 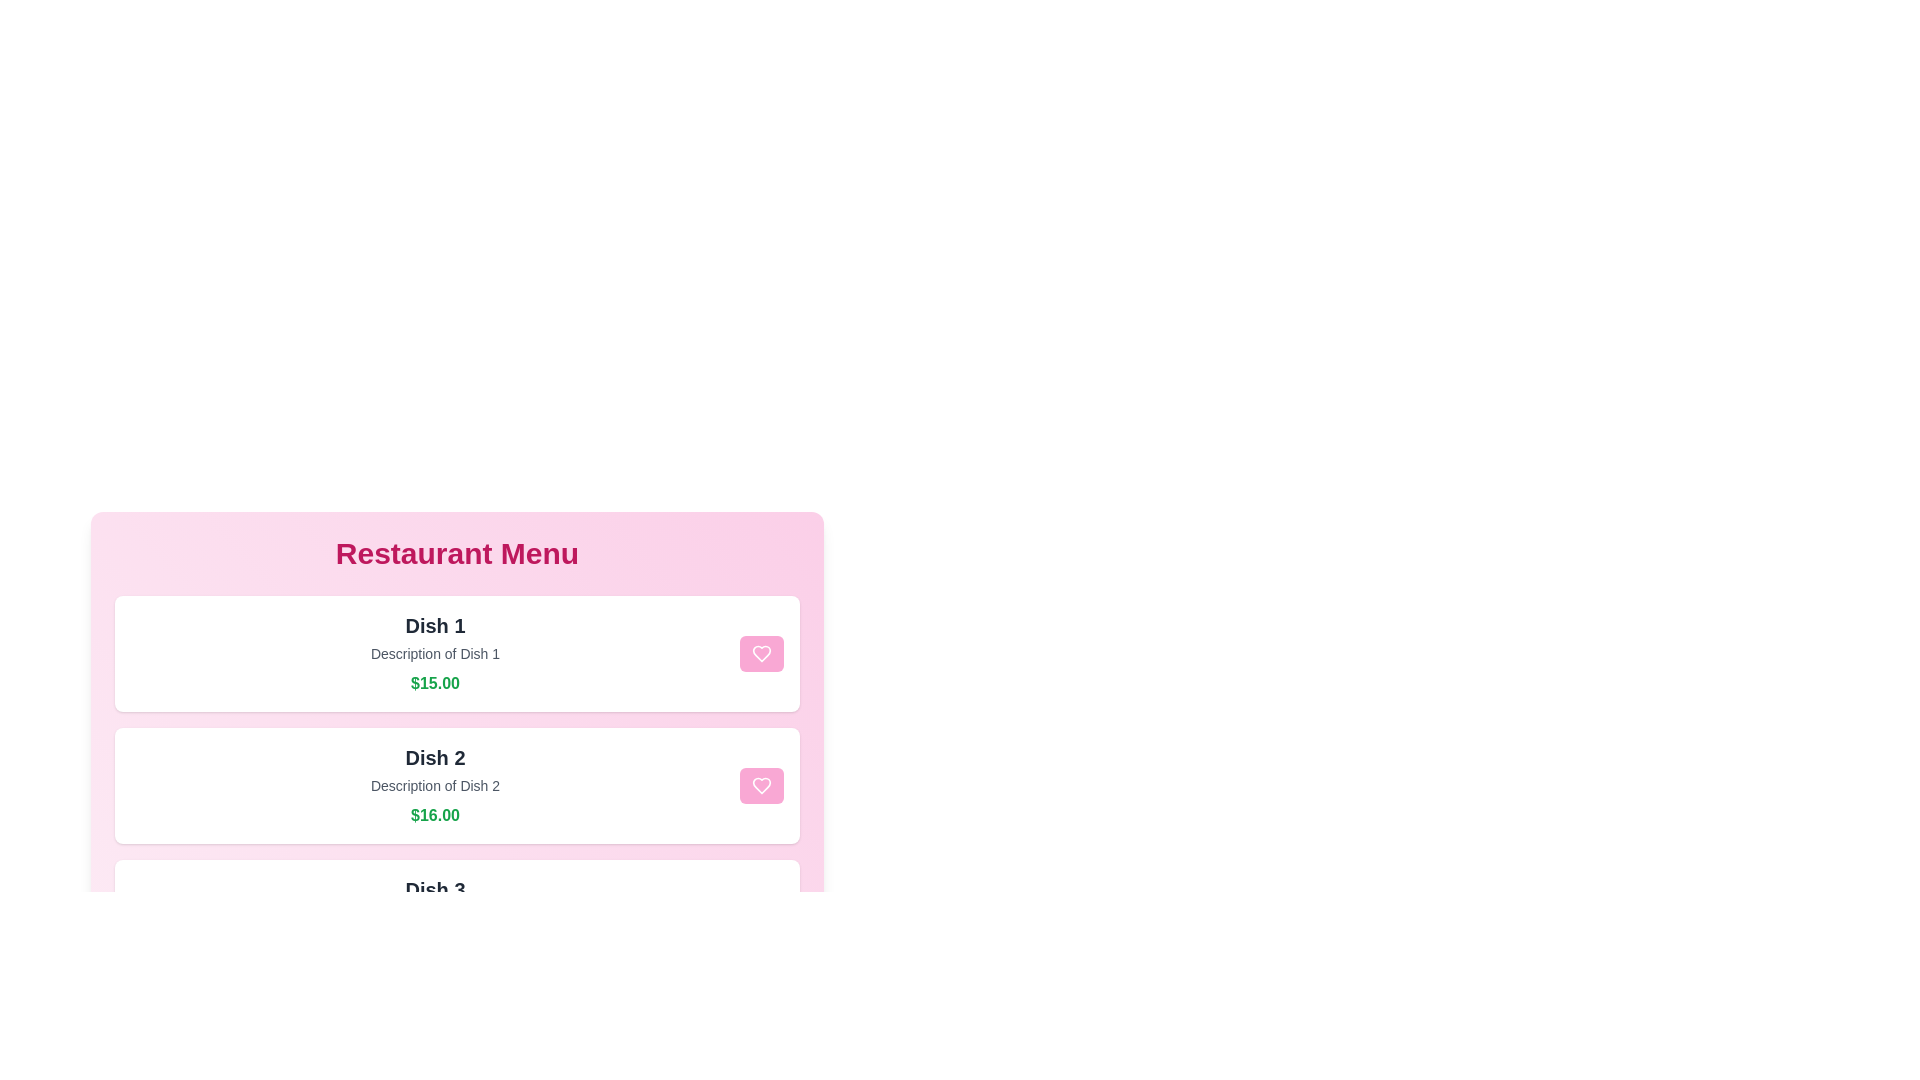 I want to click on the price label of 'Dish 2', which is located at the bottom of the section for 'Dish 2' in the menu, beneath the description text and to the left of an interactive heart icon, so click(x=434, y=816).